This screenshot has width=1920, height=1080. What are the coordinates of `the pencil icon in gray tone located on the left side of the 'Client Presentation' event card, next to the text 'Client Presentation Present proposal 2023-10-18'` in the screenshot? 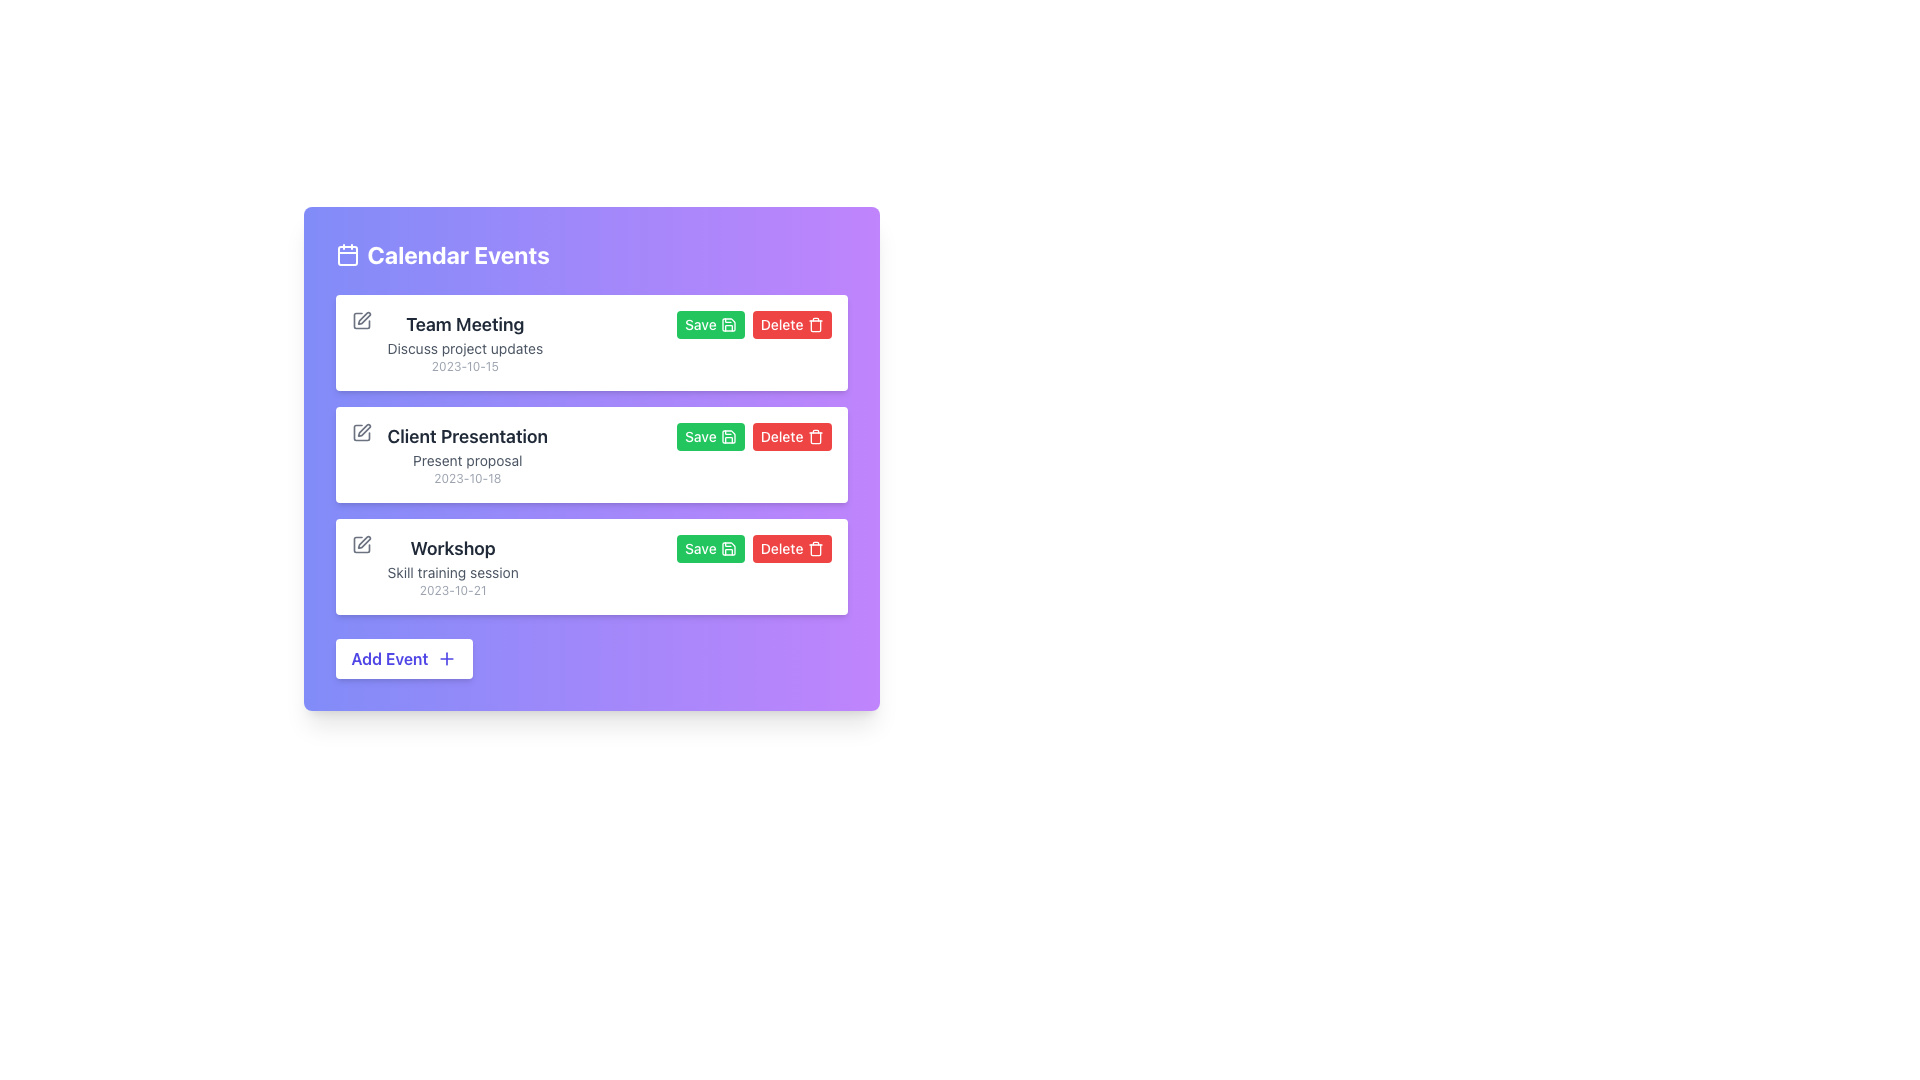 It's located at (361, 431).